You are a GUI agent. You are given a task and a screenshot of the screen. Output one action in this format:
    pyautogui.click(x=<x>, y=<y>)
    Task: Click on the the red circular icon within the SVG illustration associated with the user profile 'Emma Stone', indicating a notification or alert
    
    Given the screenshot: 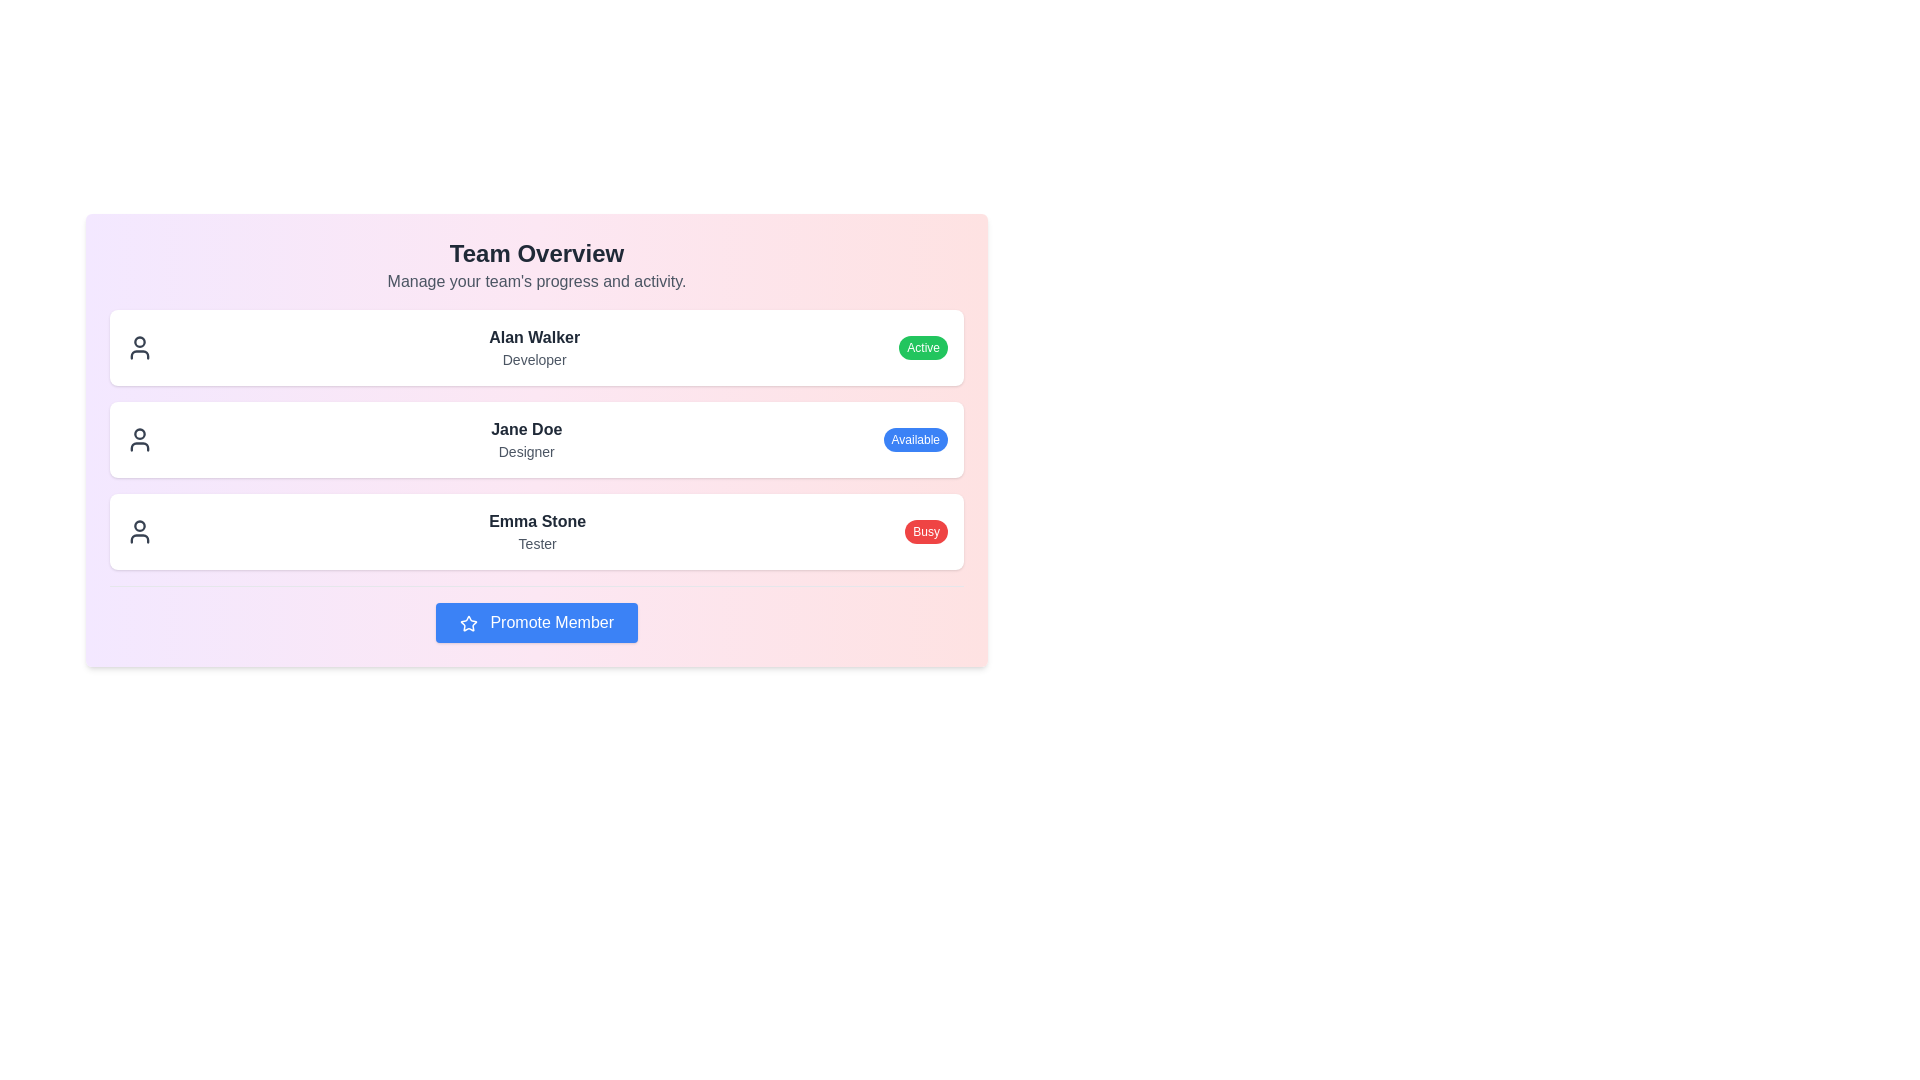 What is the action you would take?
    pyautogui.click(x=138, y=524)
    